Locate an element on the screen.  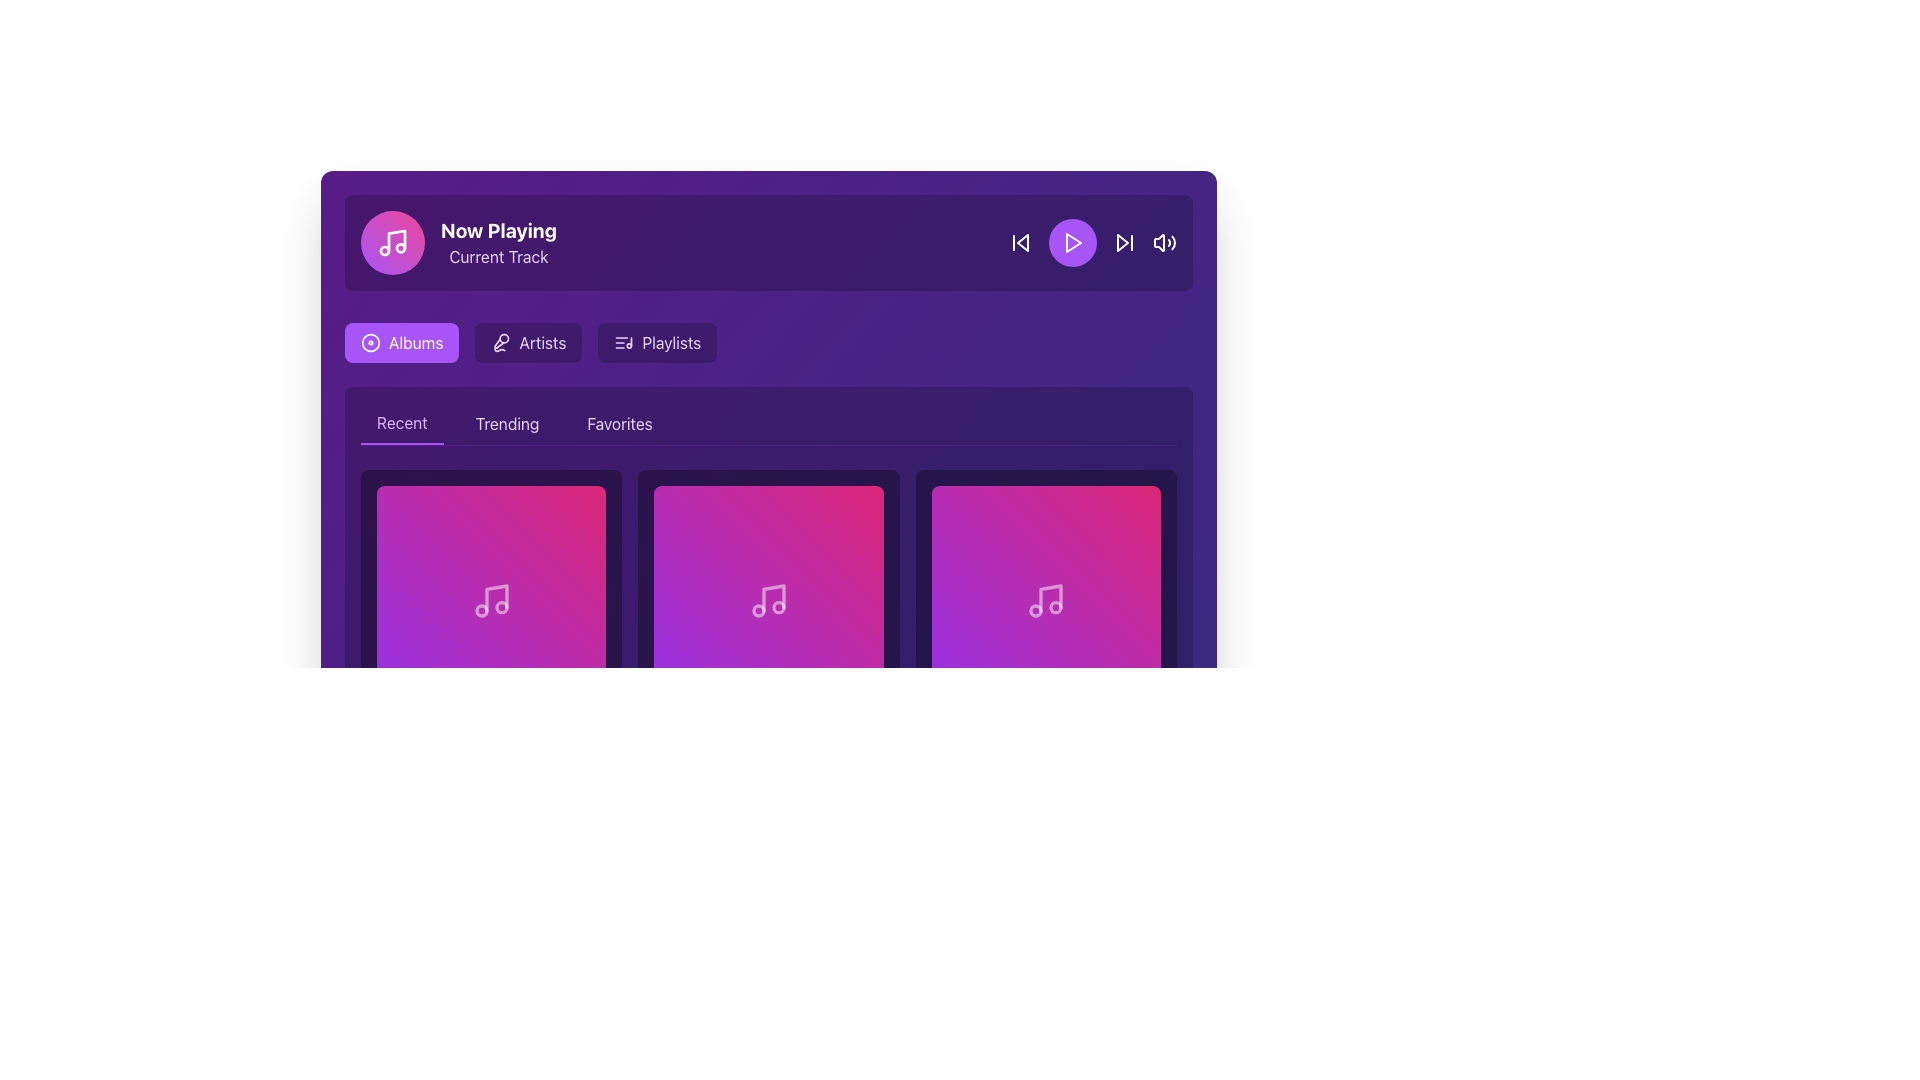
the 'skip forward' button icon, which is a triangular arrow pointing right, located in the top-right corner of the control bar is located at coordinates (1124, 242).